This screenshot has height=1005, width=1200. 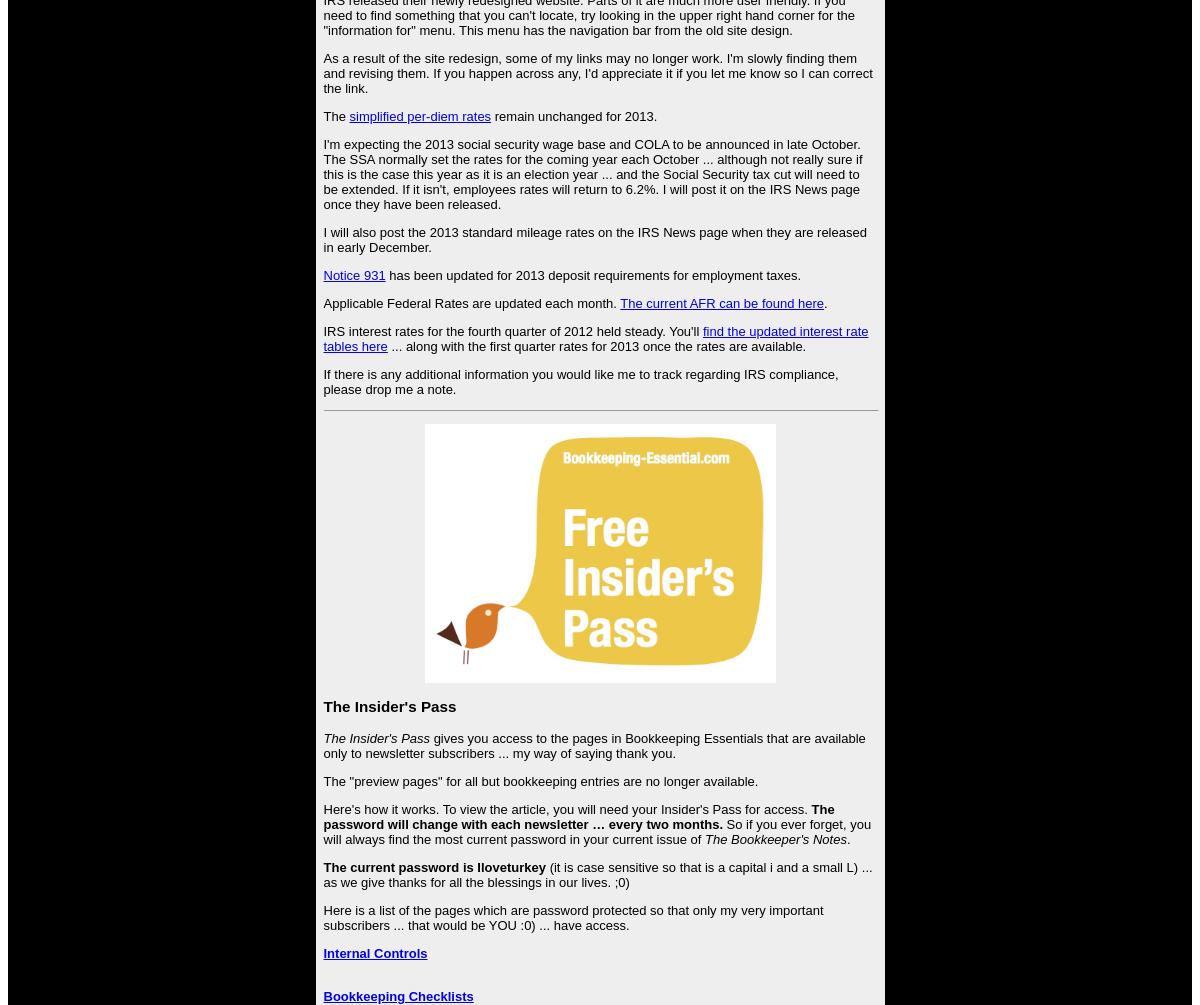 What do you see at coordinates (323, 815) in the screenshot?
I see `'The password will change with each newsletter … every two months.'` at bounding box center [323, 815].